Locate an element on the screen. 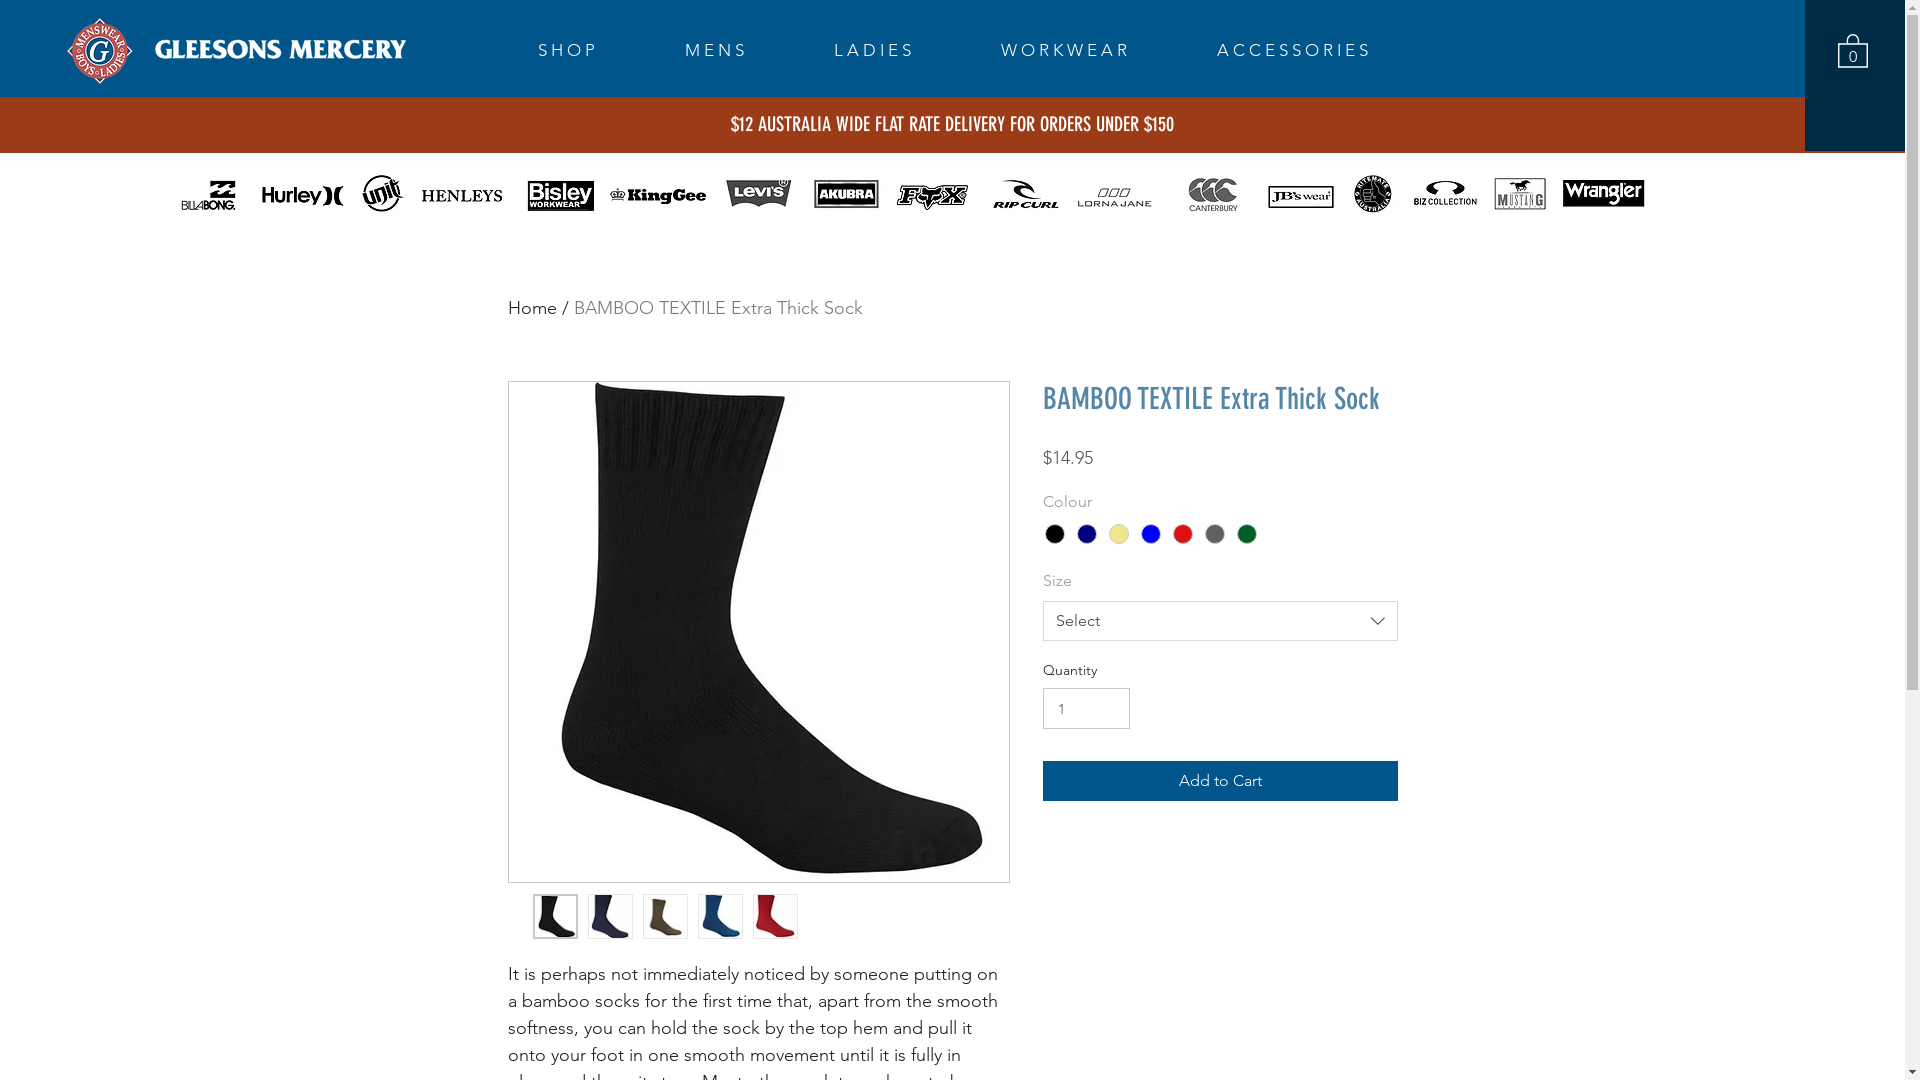 The width and height of the screenshot is (1920, 1080). 'Add to Cart' is located at coordinates (1218, 779).